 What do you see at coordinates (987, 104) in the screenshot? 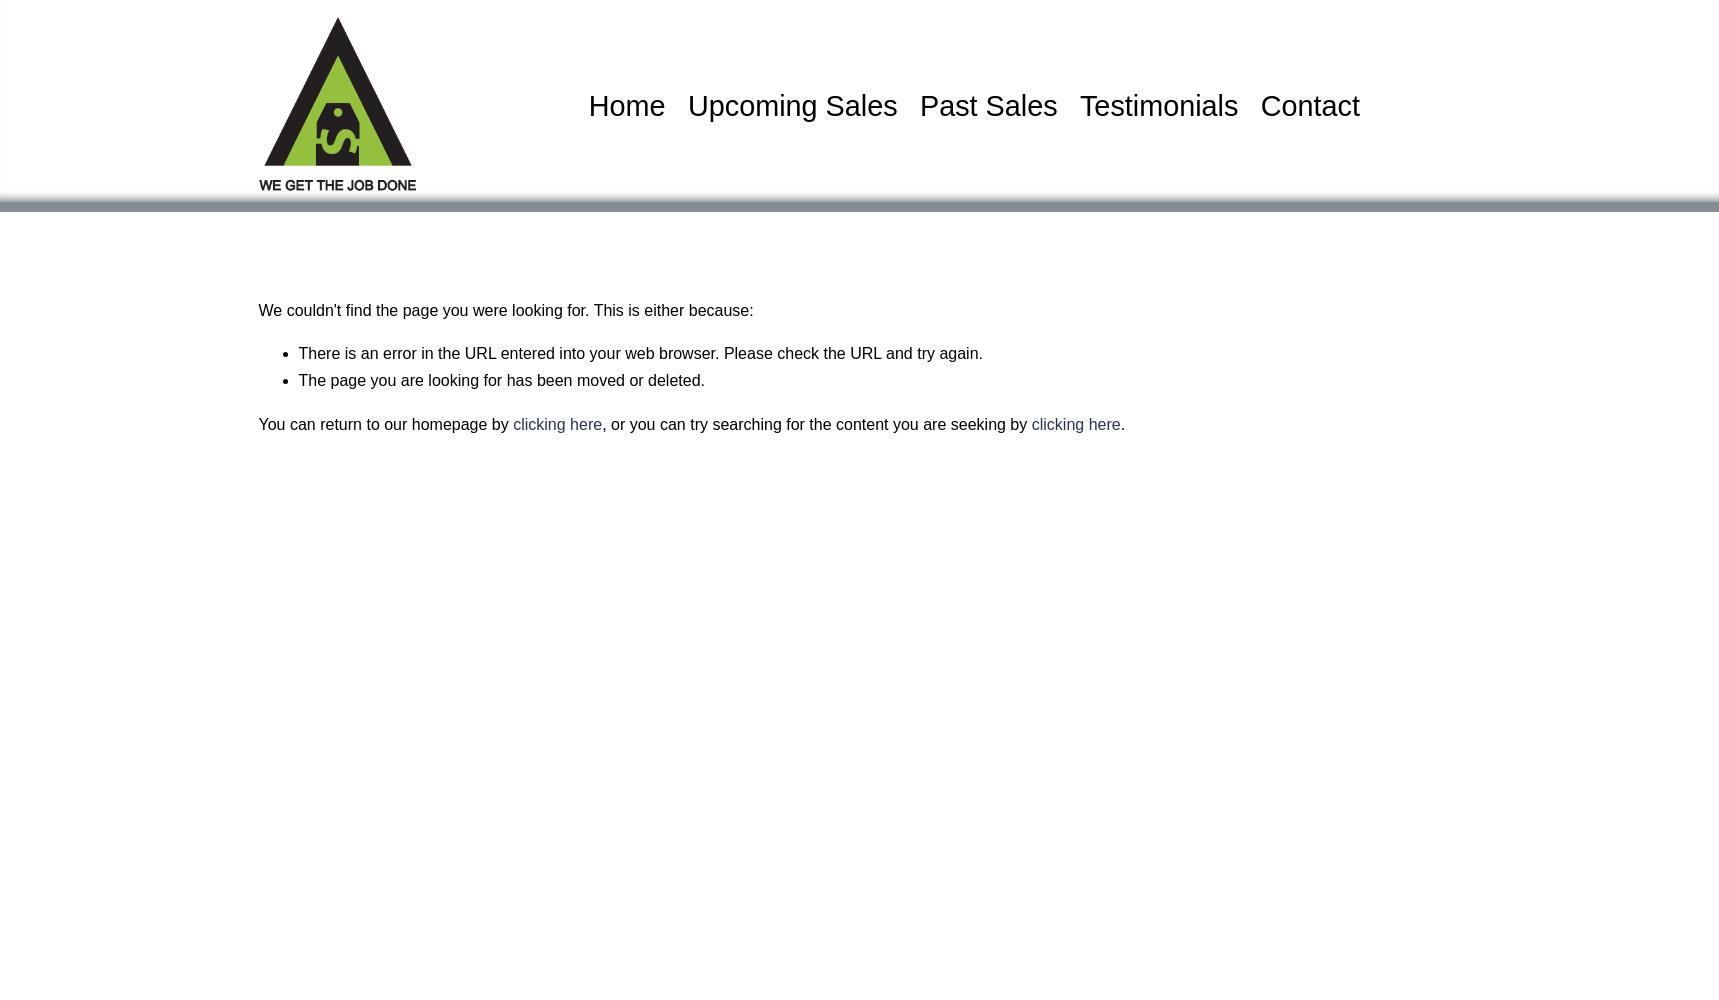
I see `'Past Sales'` at bounding box center [987, 104].